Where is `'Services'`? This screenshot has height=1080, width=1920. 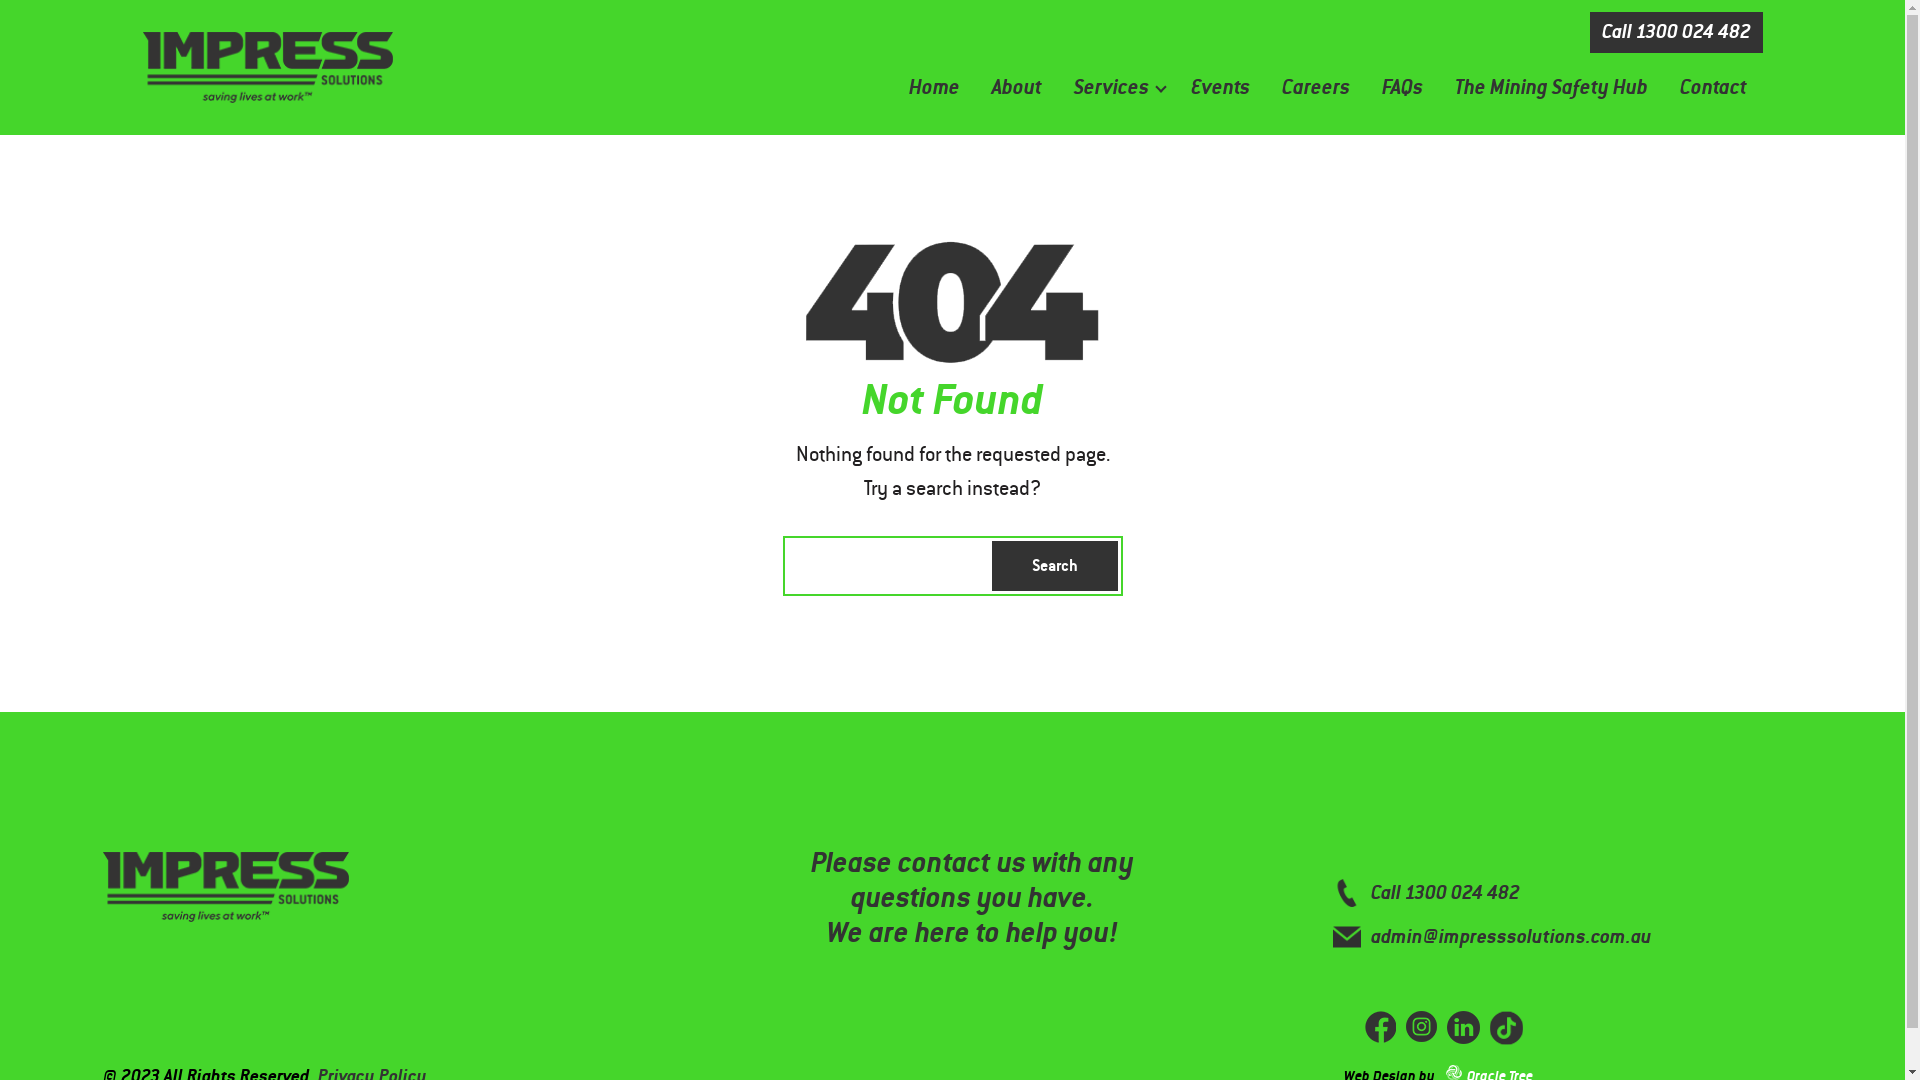
'Services' is located at coordinates (1073, 86).